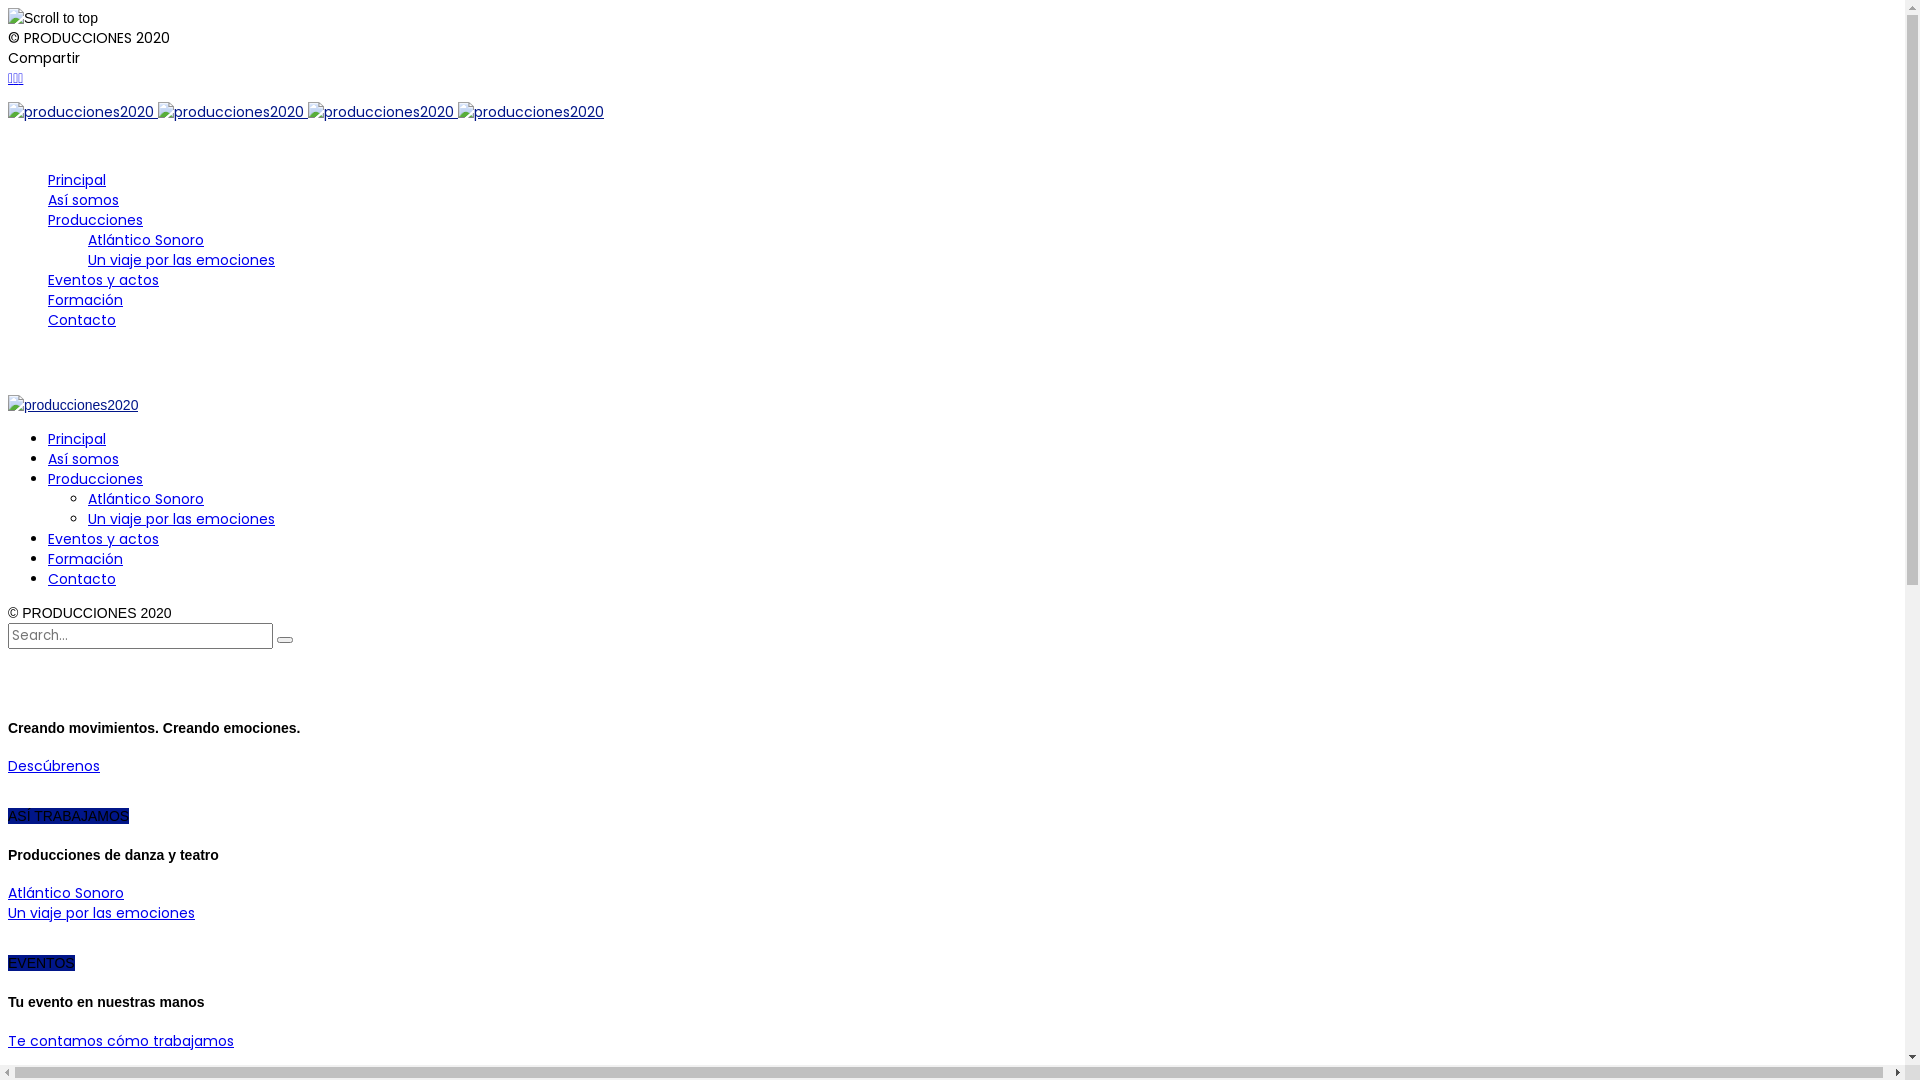 This screenshot has height=1080, width=1920. Describe the element at coordinates (8, 913) in the screenshot. I see `'Un viaje por las emociones'` at that location.